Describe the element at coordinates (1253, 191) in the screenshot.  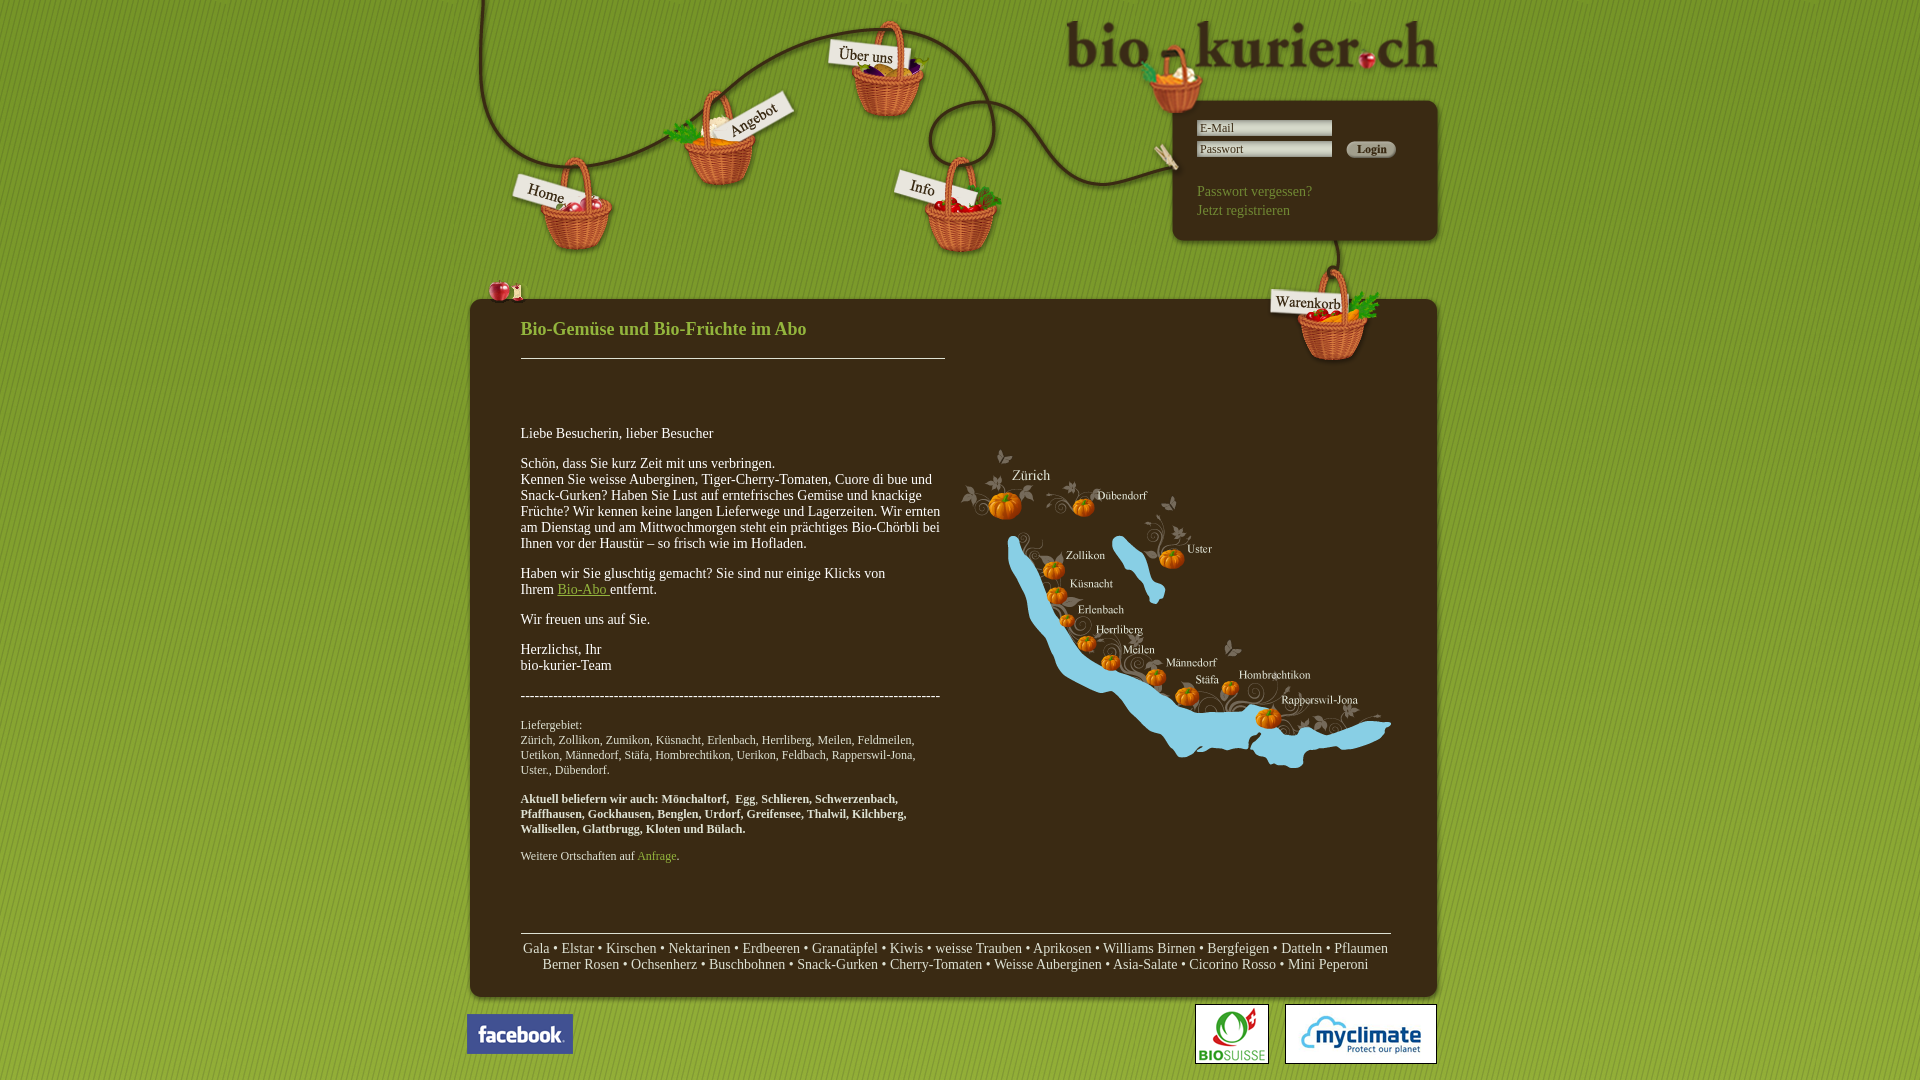
I see `'Passwort vergessen?'` at that location.